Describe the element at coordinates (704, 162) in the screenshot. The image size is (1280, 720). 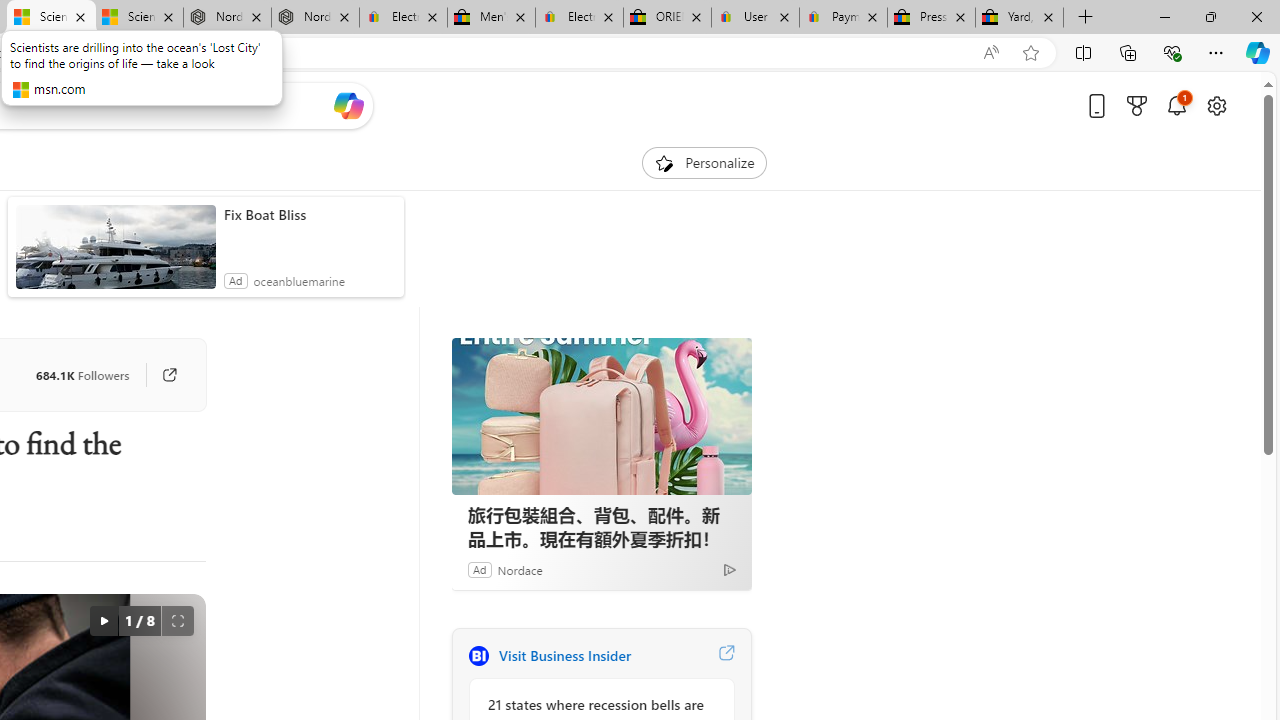
I see `'Personalize'` at that location.